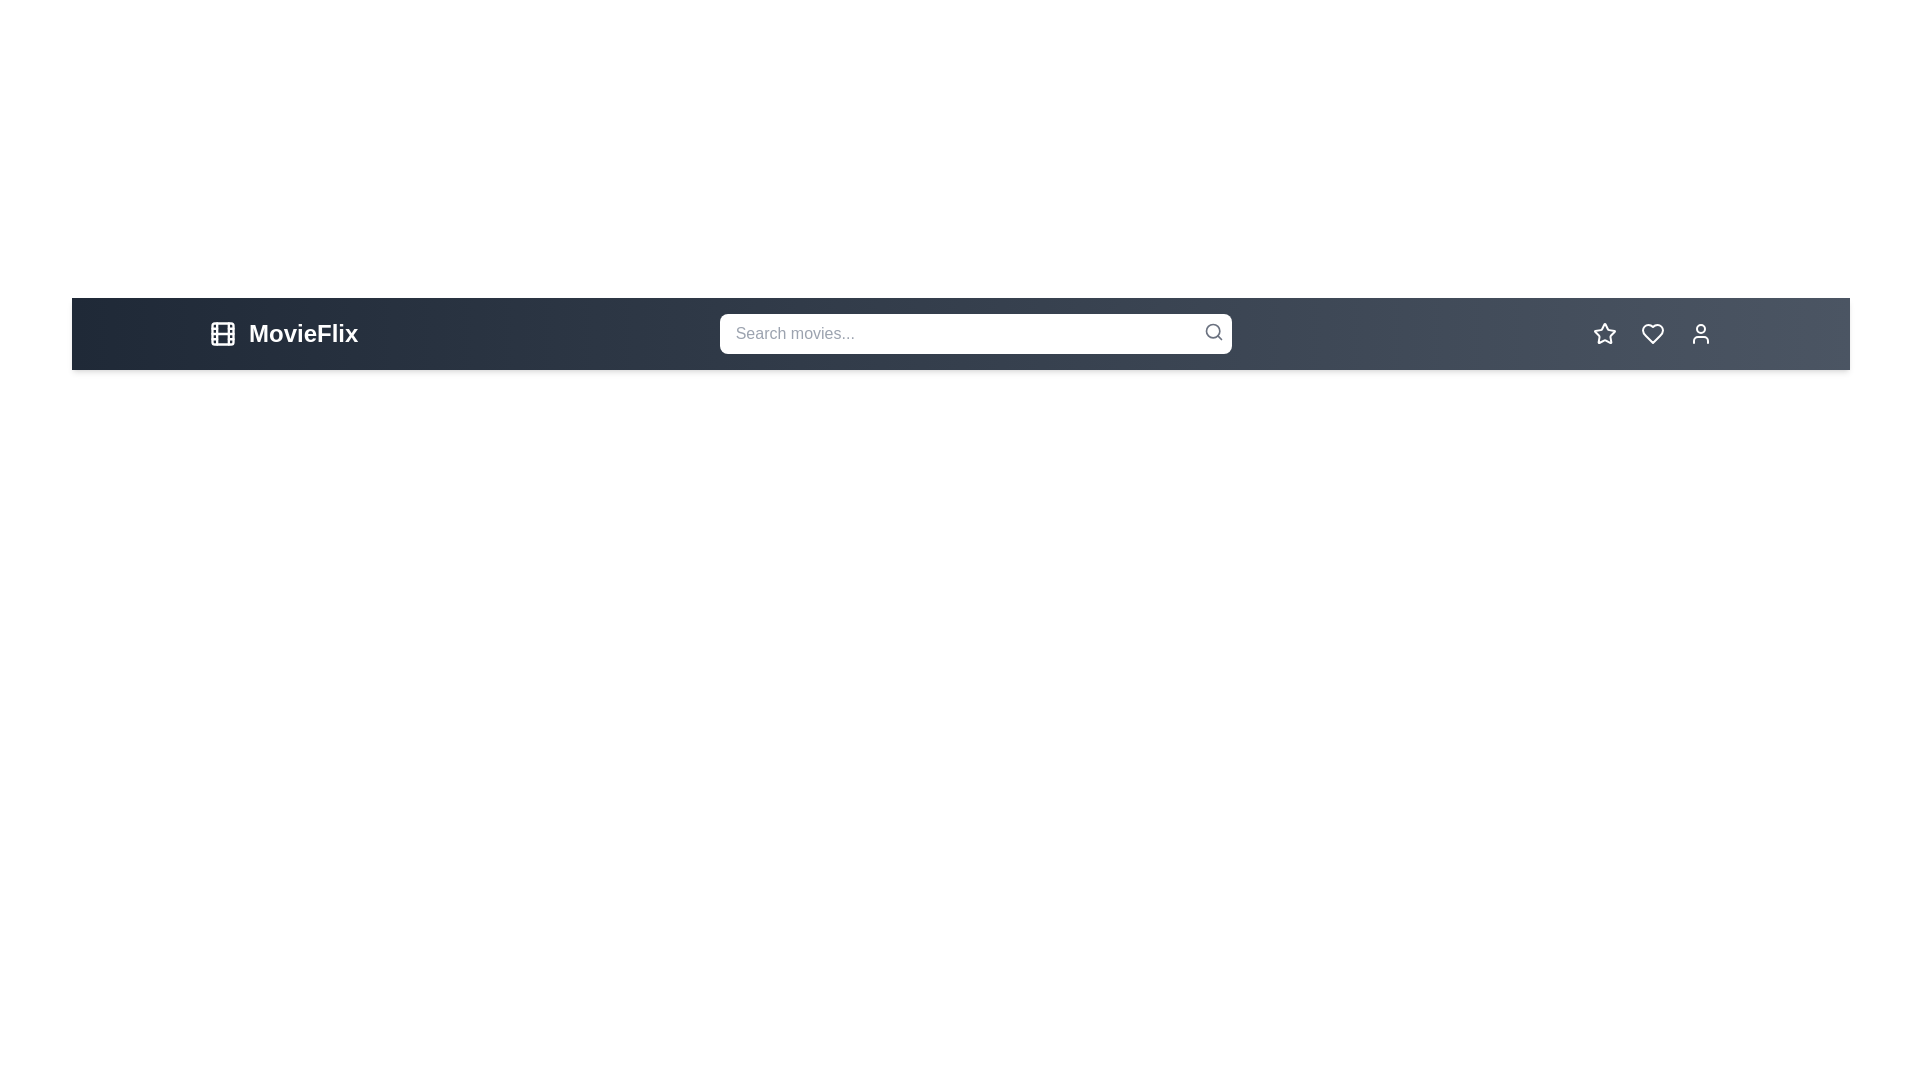 The width and height of the screenshot is (1920, 1080). Describe the element at coordinates (1604, 333) in the screenshot. I see `the favorites button to mark or unmark items as favorites` at that location.